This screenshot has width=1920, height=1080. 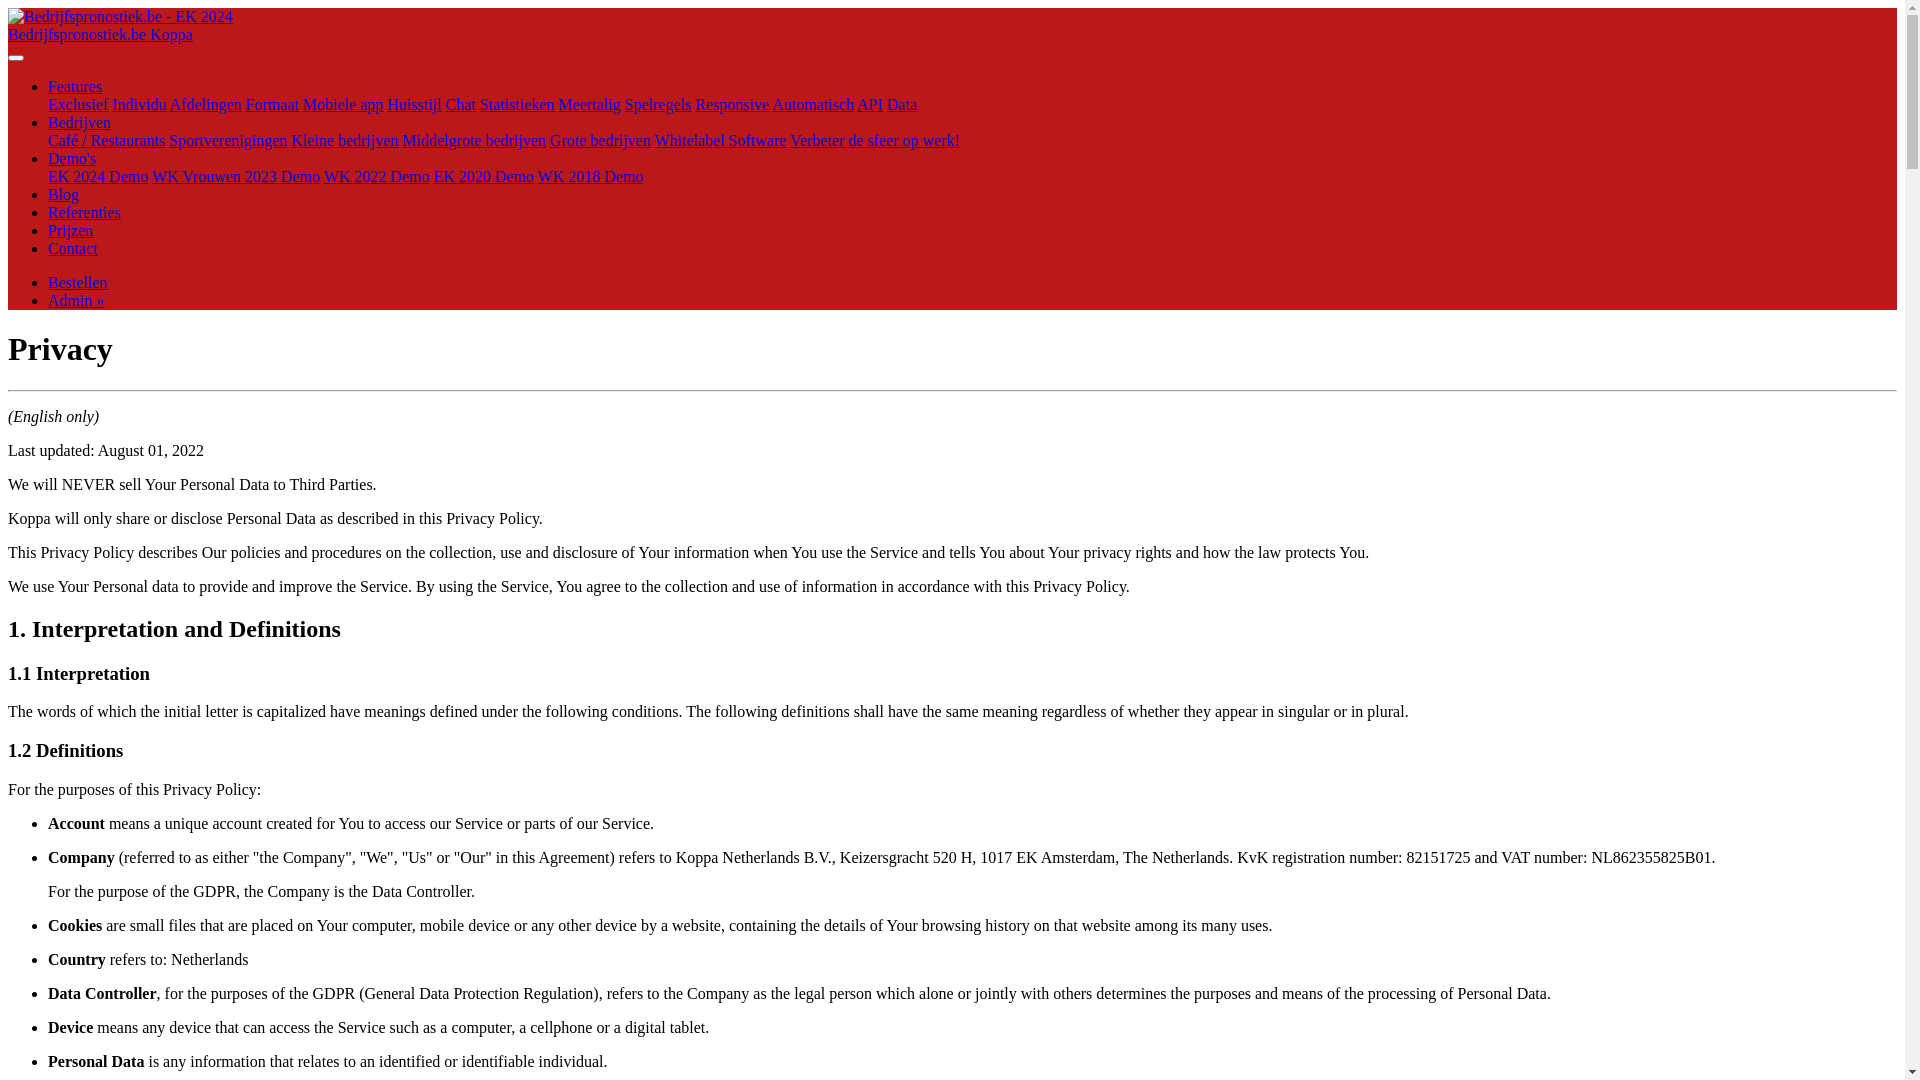 I want to click on 'Individu', so click(x=138, y=104).